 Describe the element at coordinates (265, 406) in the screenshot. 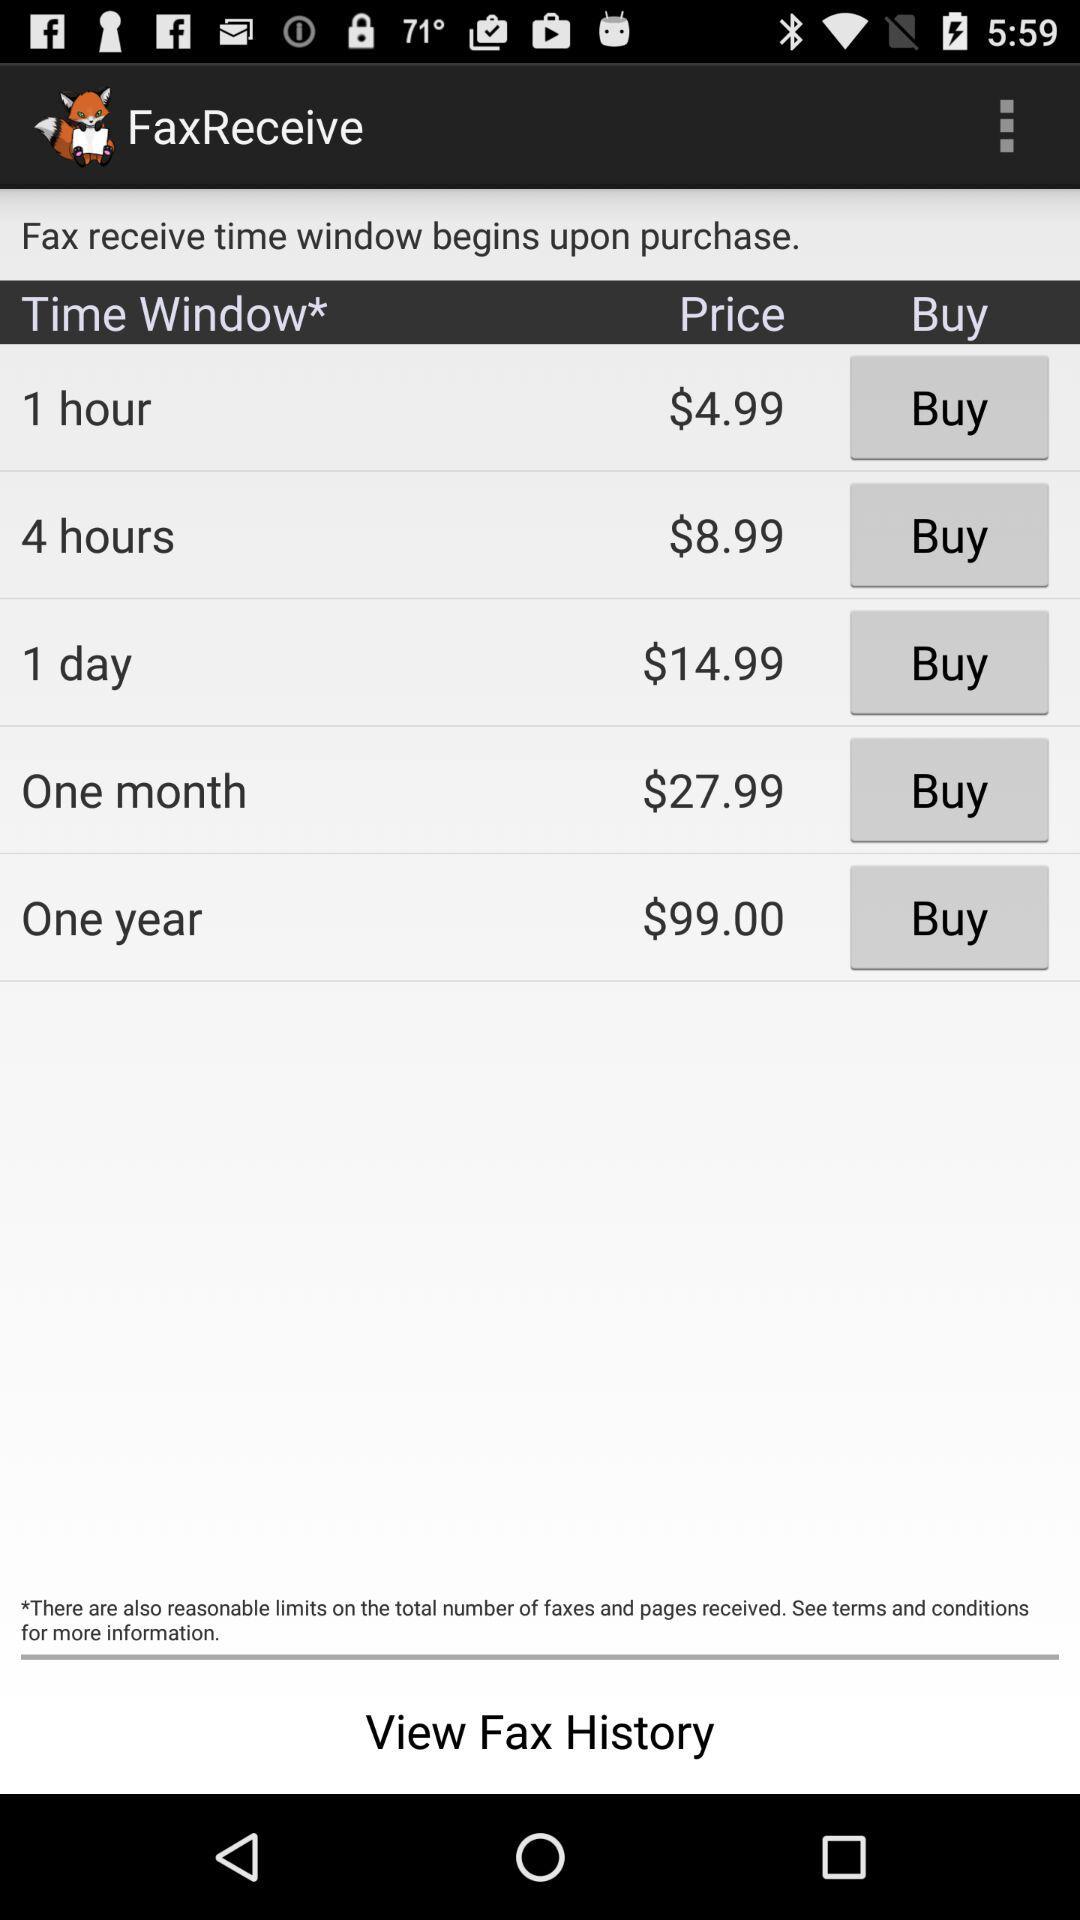

I see `item next to price icon` at that location.